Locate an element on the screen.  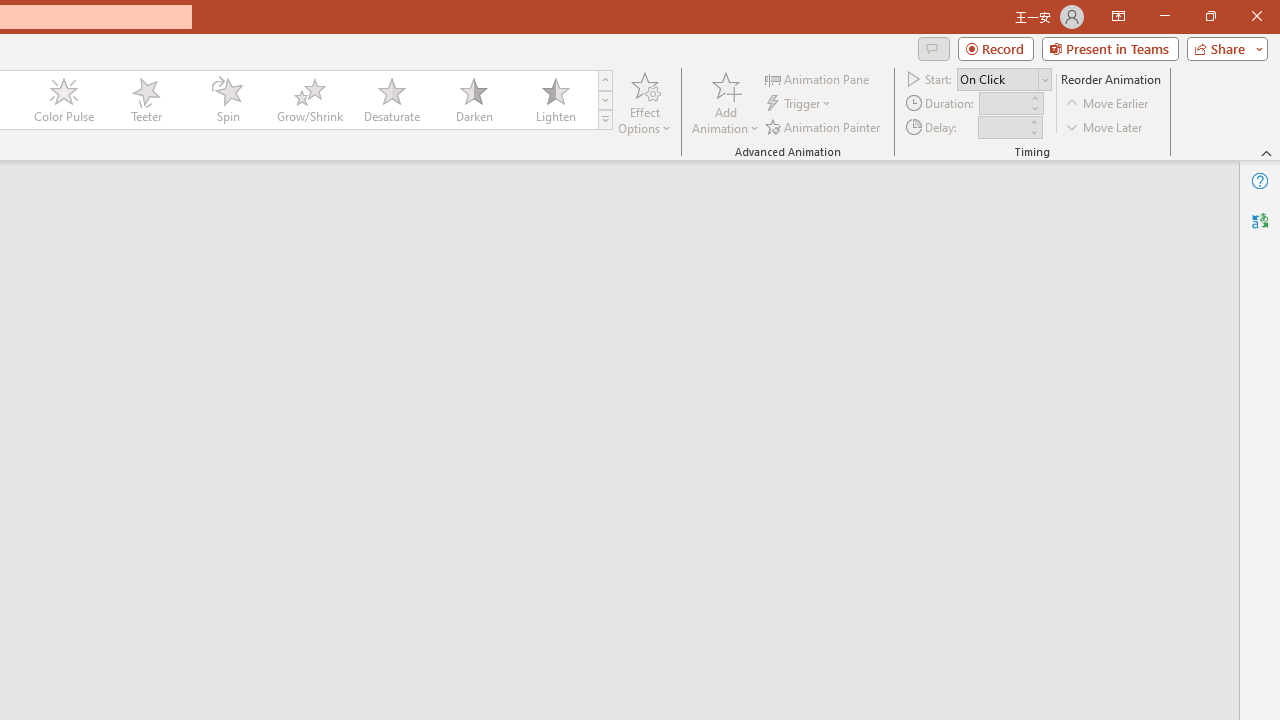
'Move Later' is located at coordinates (1104, 127).